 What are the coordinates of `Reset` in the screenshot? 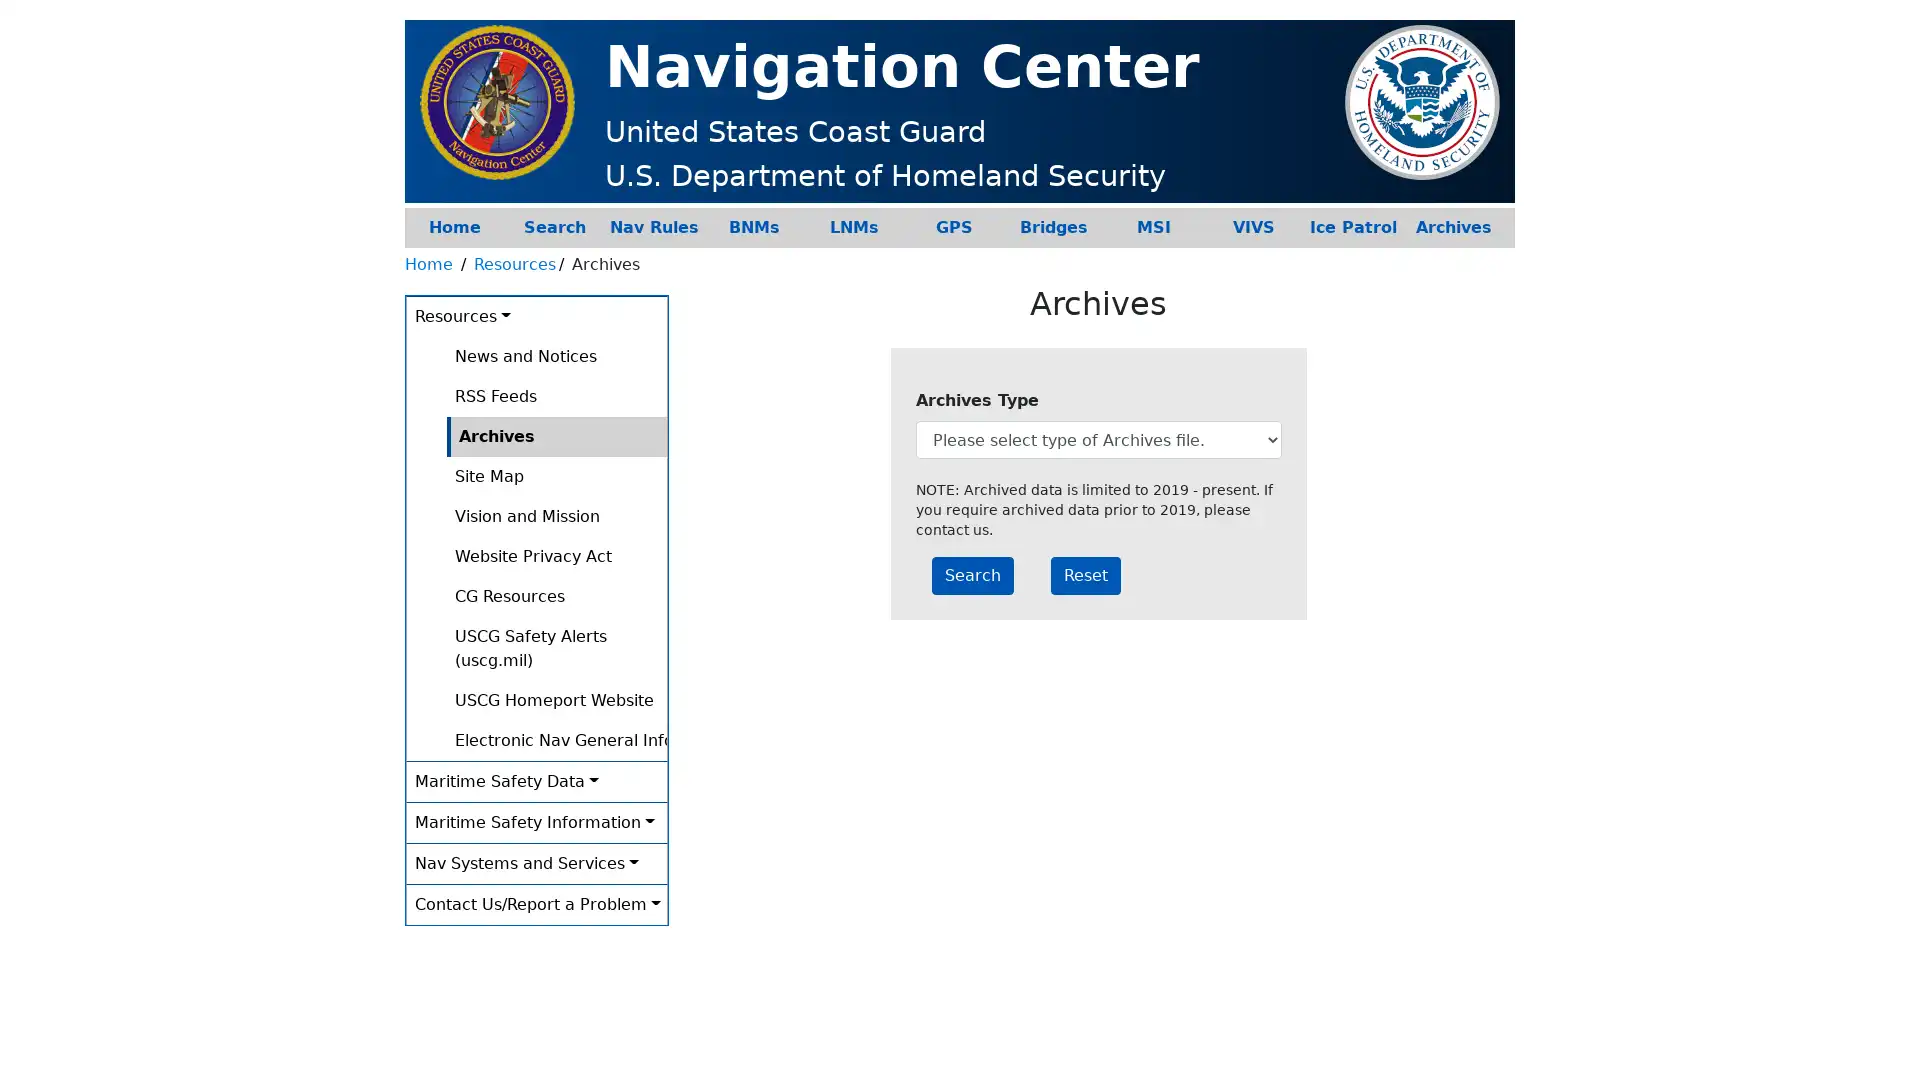 It's located at (1083, 574).